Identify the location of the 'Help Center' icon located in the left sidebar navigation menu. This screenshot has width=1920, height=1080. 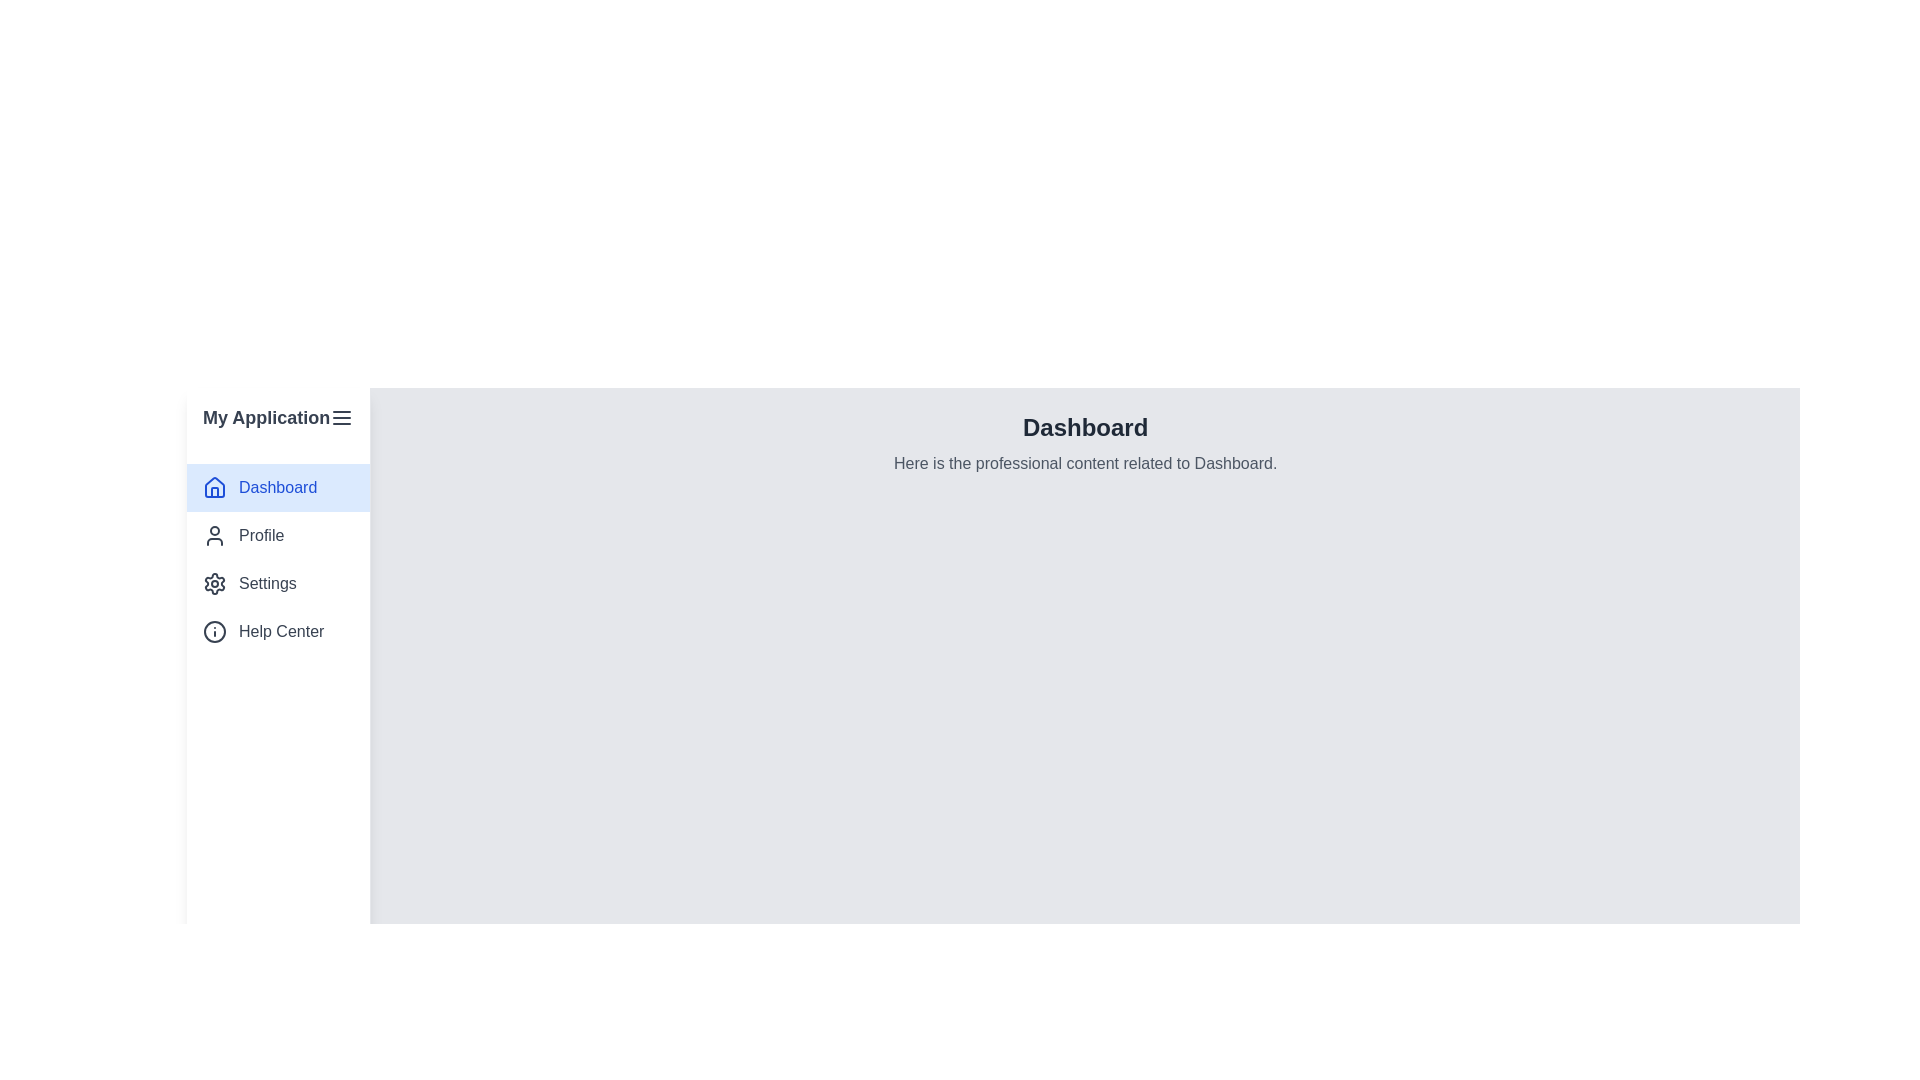
(215, 632).